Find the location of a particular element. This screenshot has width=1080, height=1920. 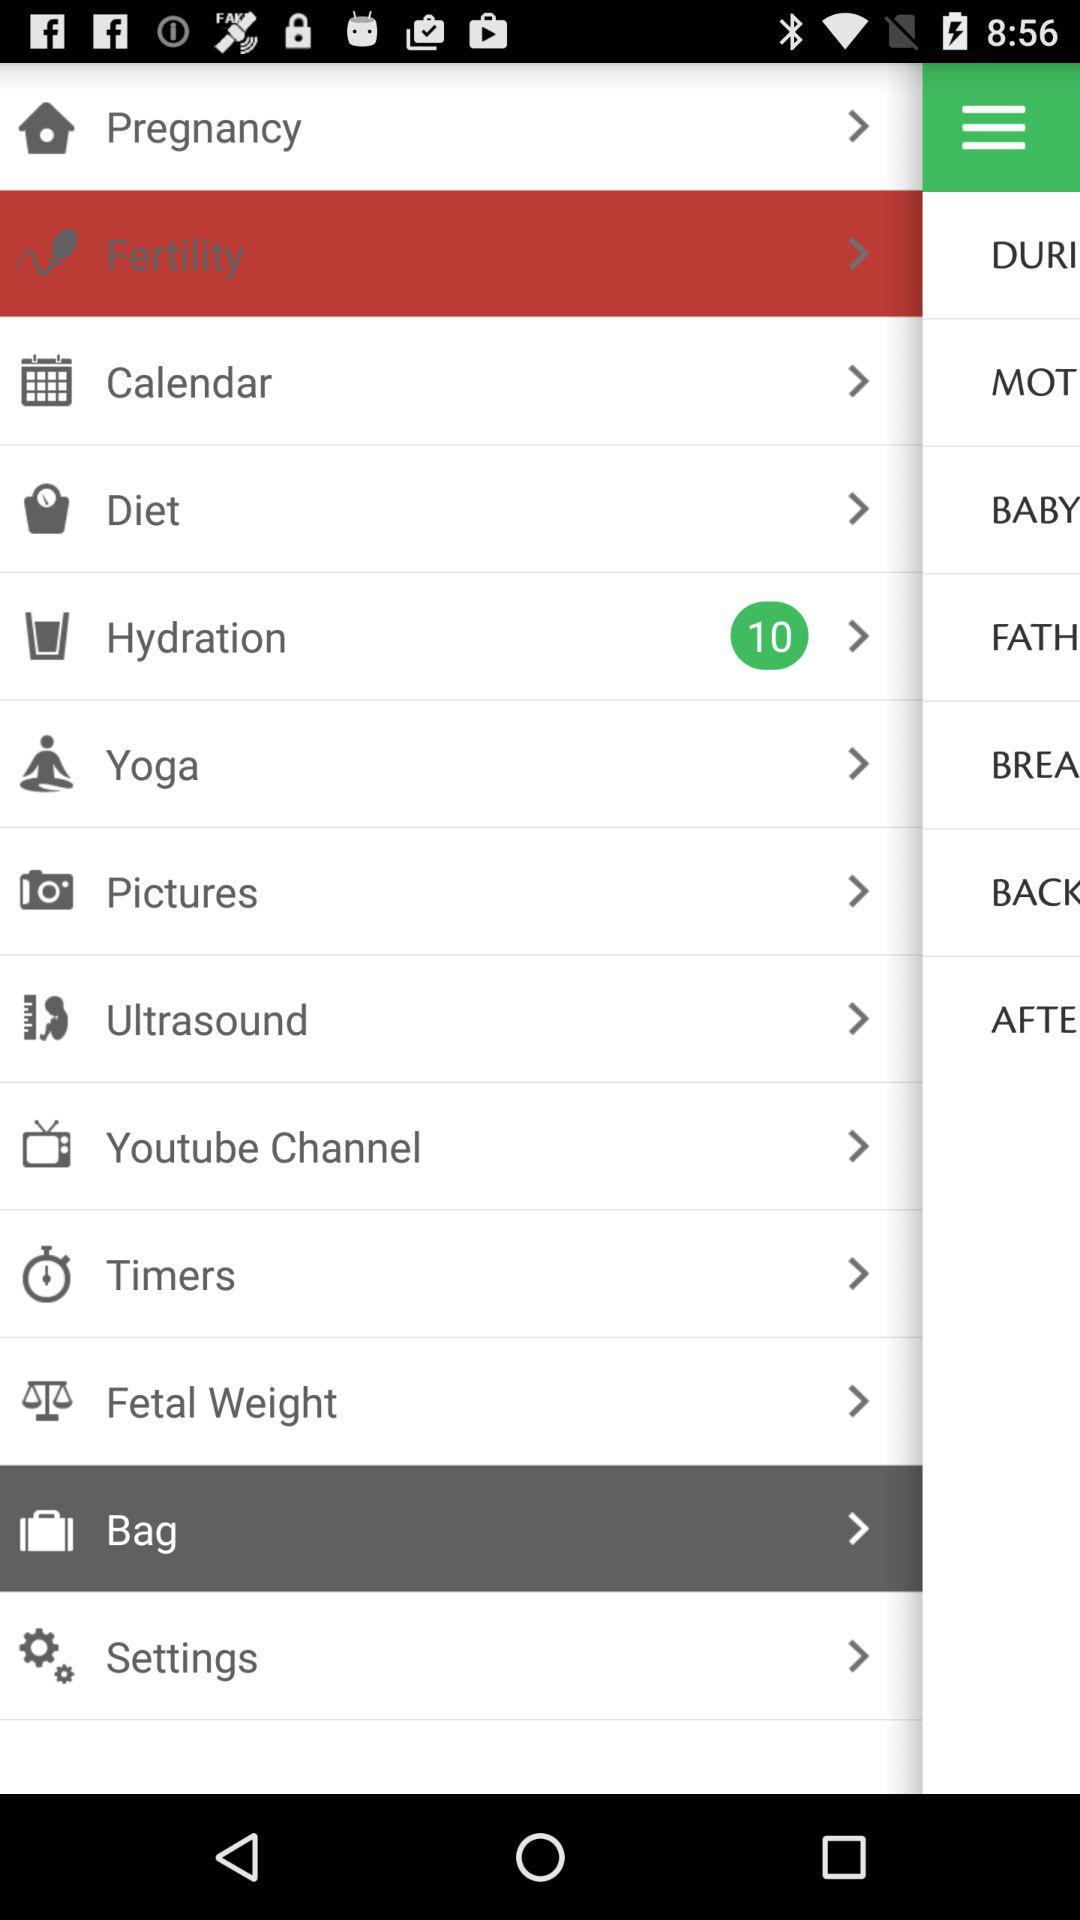

the checkbox above the ultrasound checkbox is located at coordinates (457, 890).